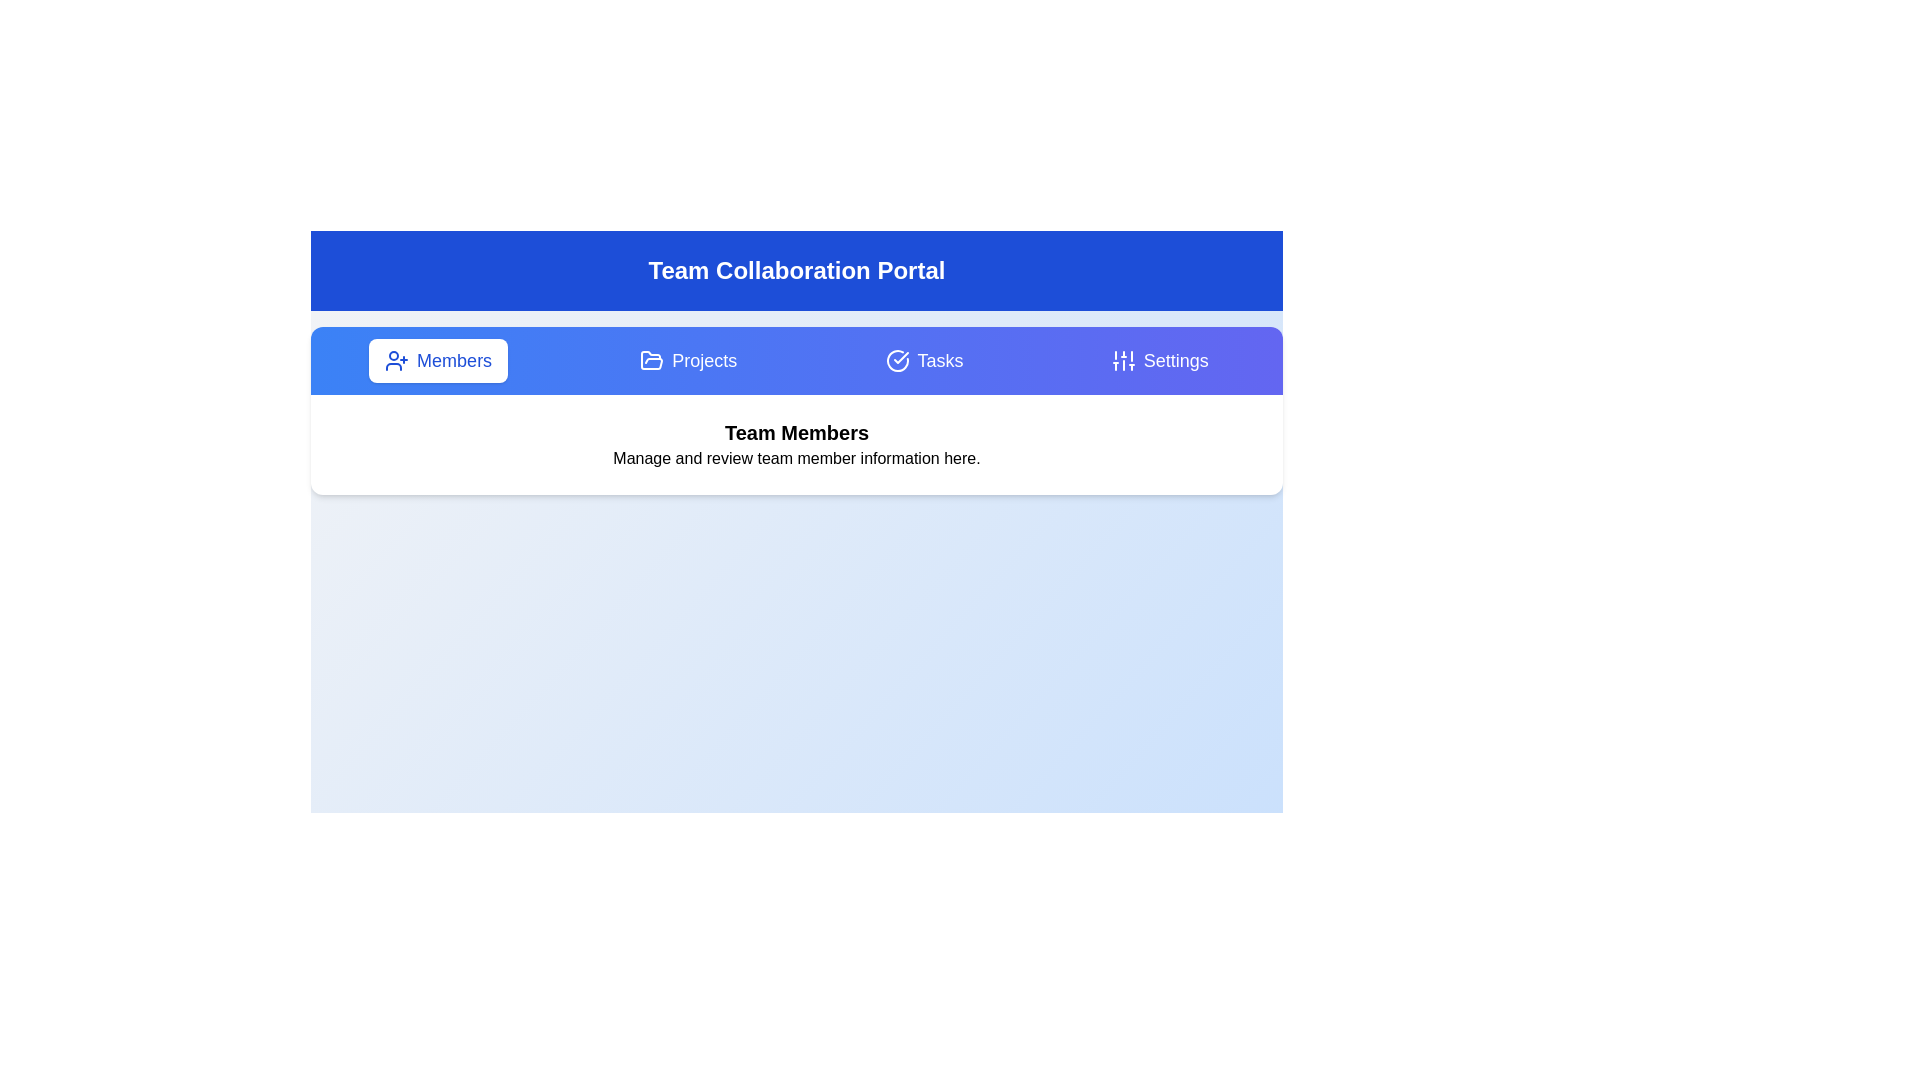  What do you see at coordinates (795, 459) in the screenshot?
I see `the static text label that provides guidance about the 'Team Members' section, located directly below the heading` at bounding box center [795, 459].